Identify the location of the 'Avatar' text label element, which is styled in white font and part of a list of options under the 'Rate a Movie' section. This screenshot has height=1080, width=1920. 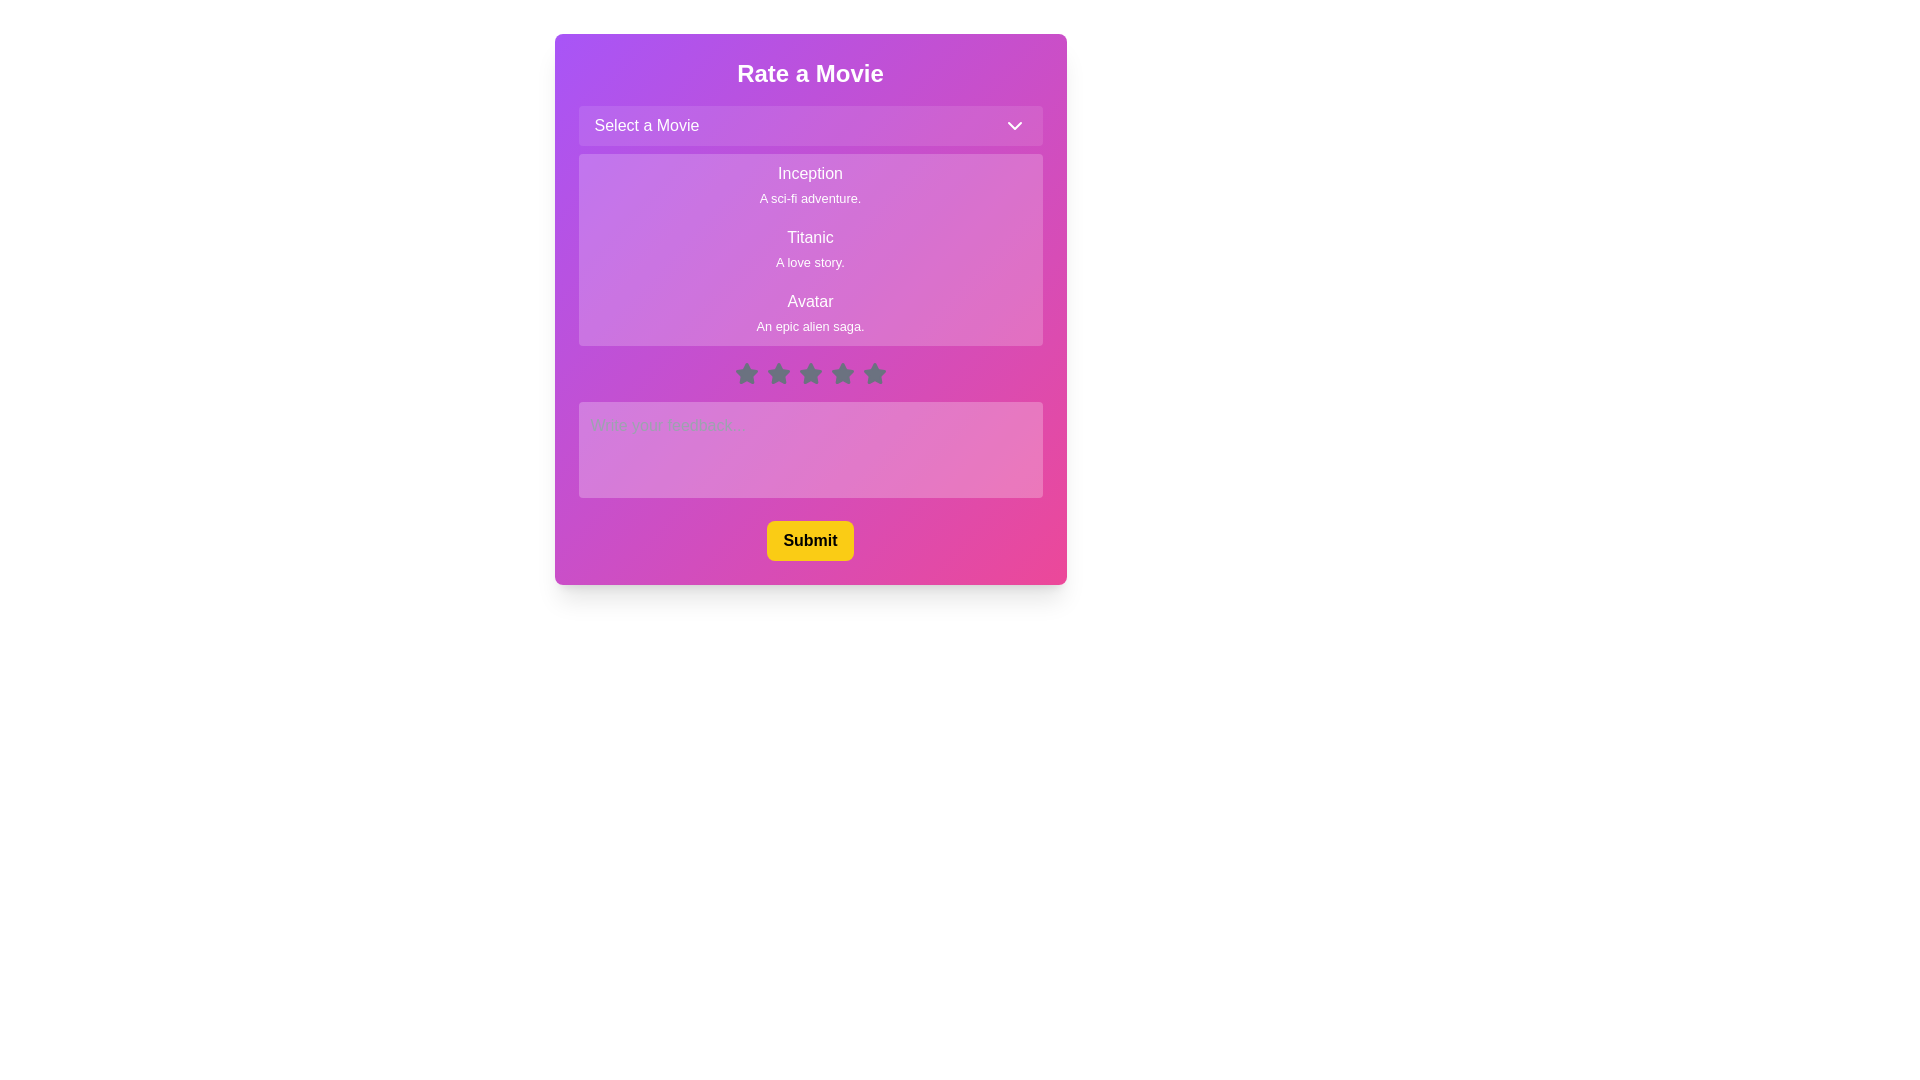
(810, 301).